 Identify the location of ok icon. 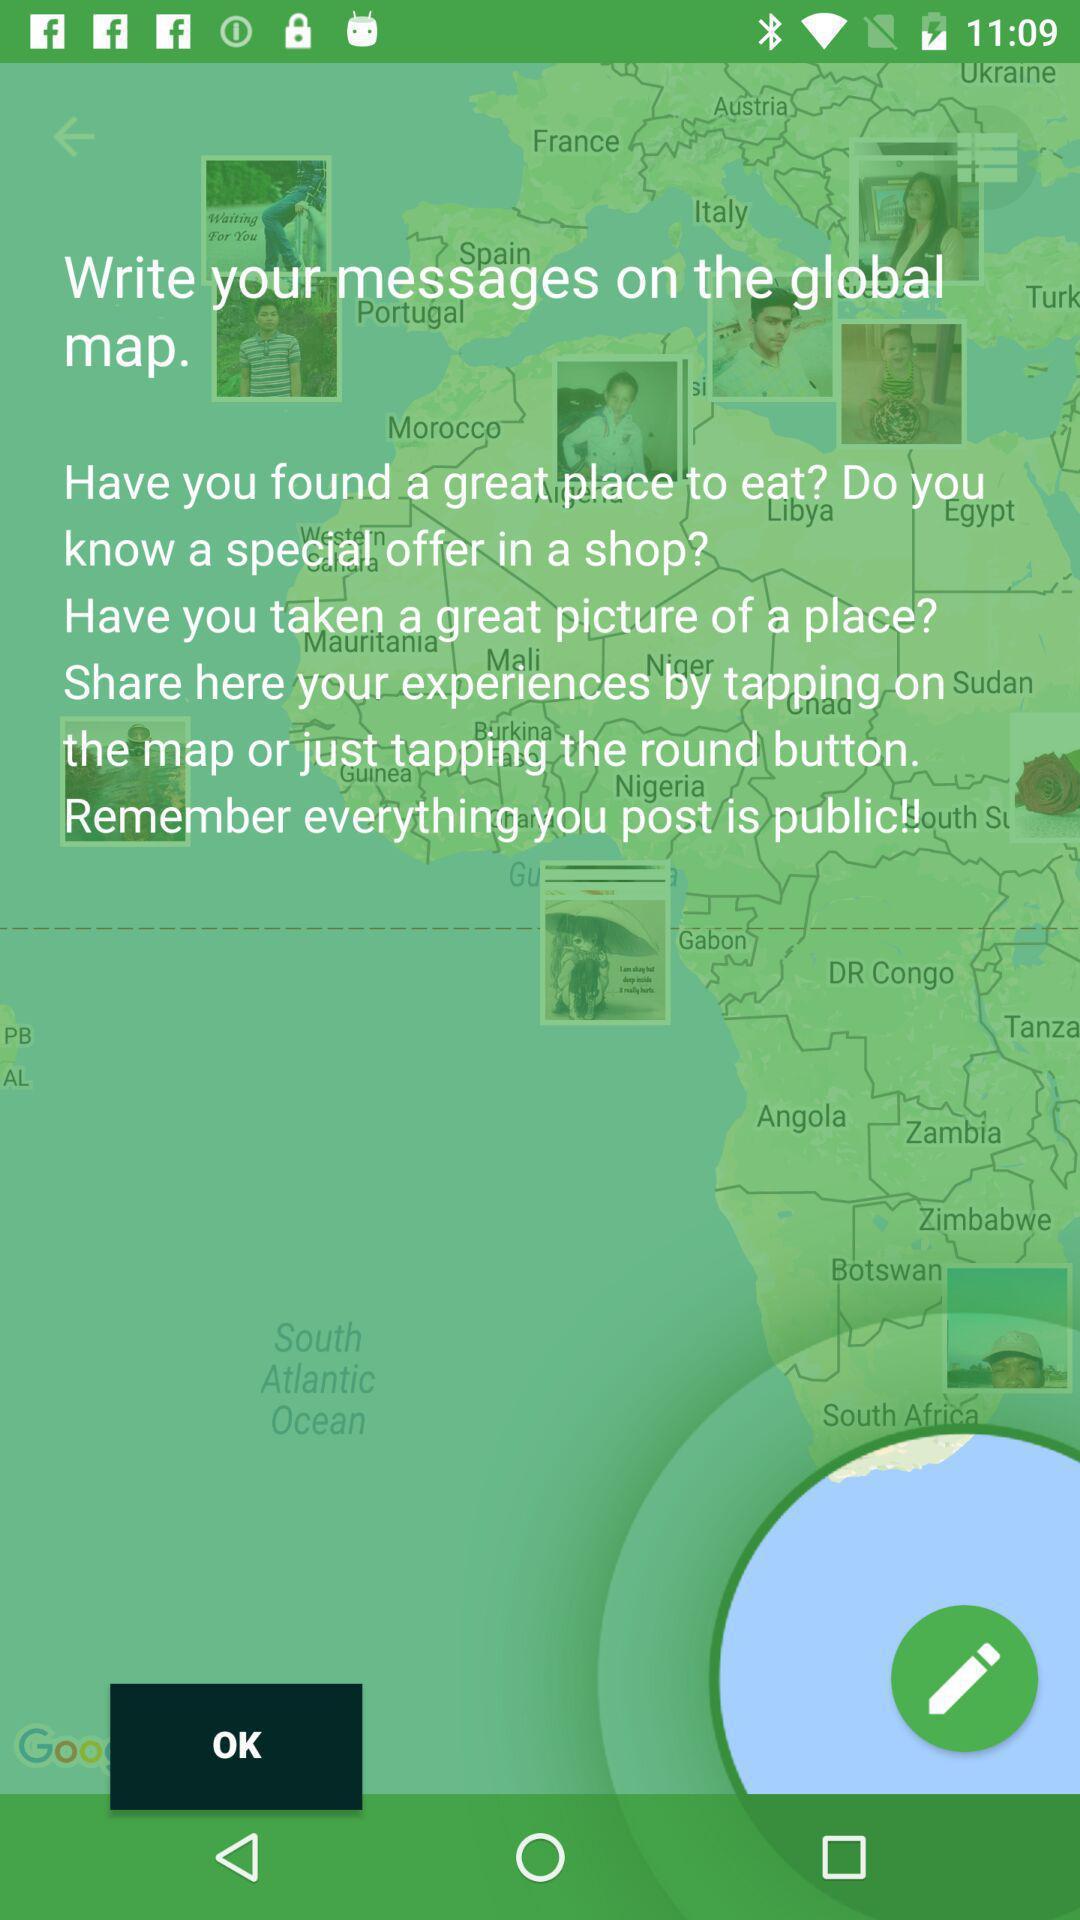
(235, 1745).